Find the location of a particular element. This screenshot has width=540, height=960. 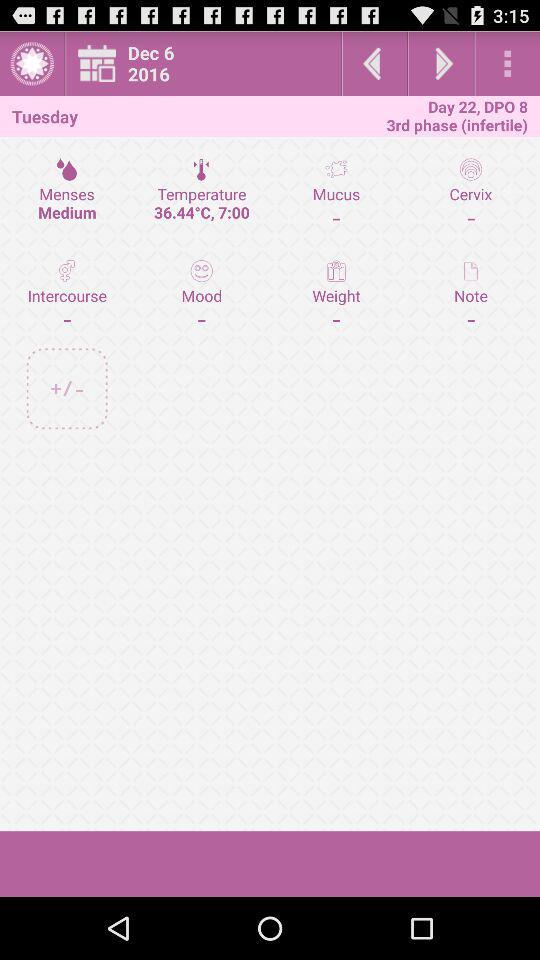

the icon next to mucus is located at coordinates (201, 293).